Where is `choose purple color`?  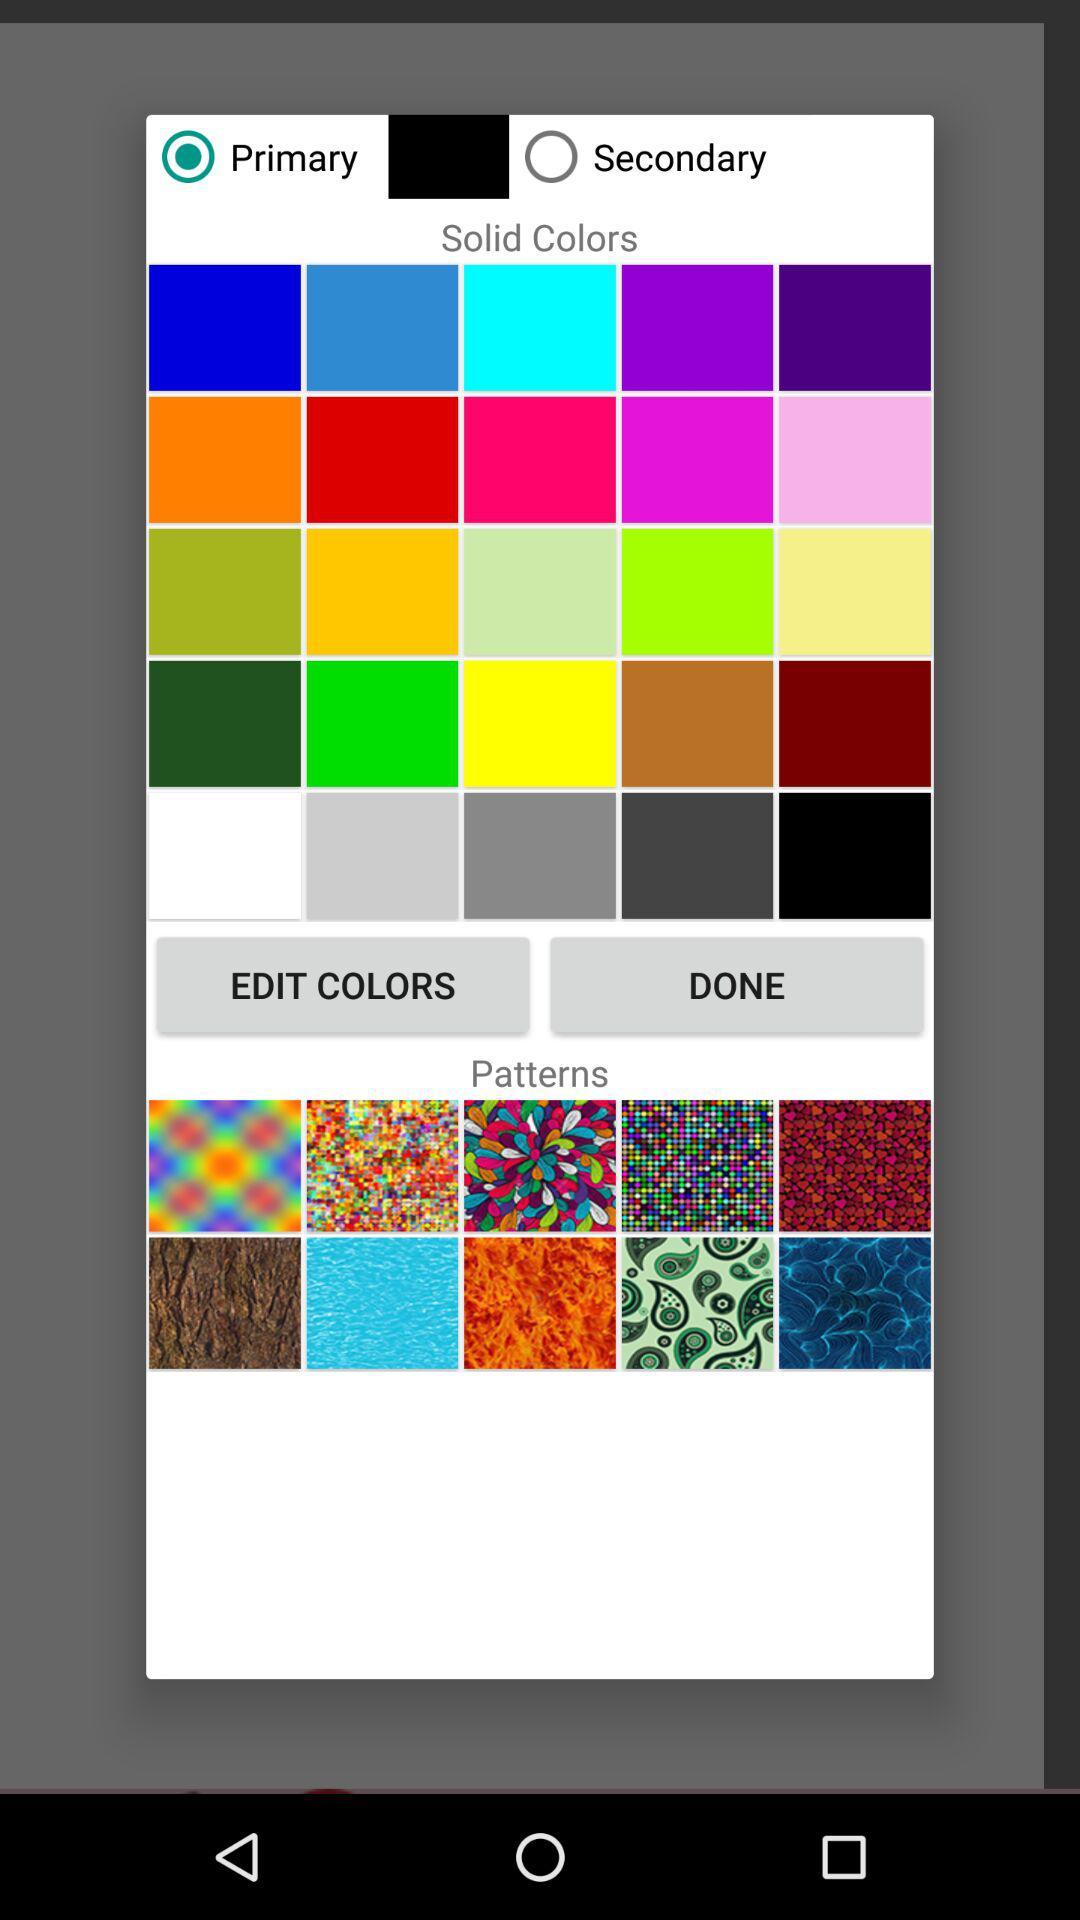
choose purple color is located at coordinates (855, 327).